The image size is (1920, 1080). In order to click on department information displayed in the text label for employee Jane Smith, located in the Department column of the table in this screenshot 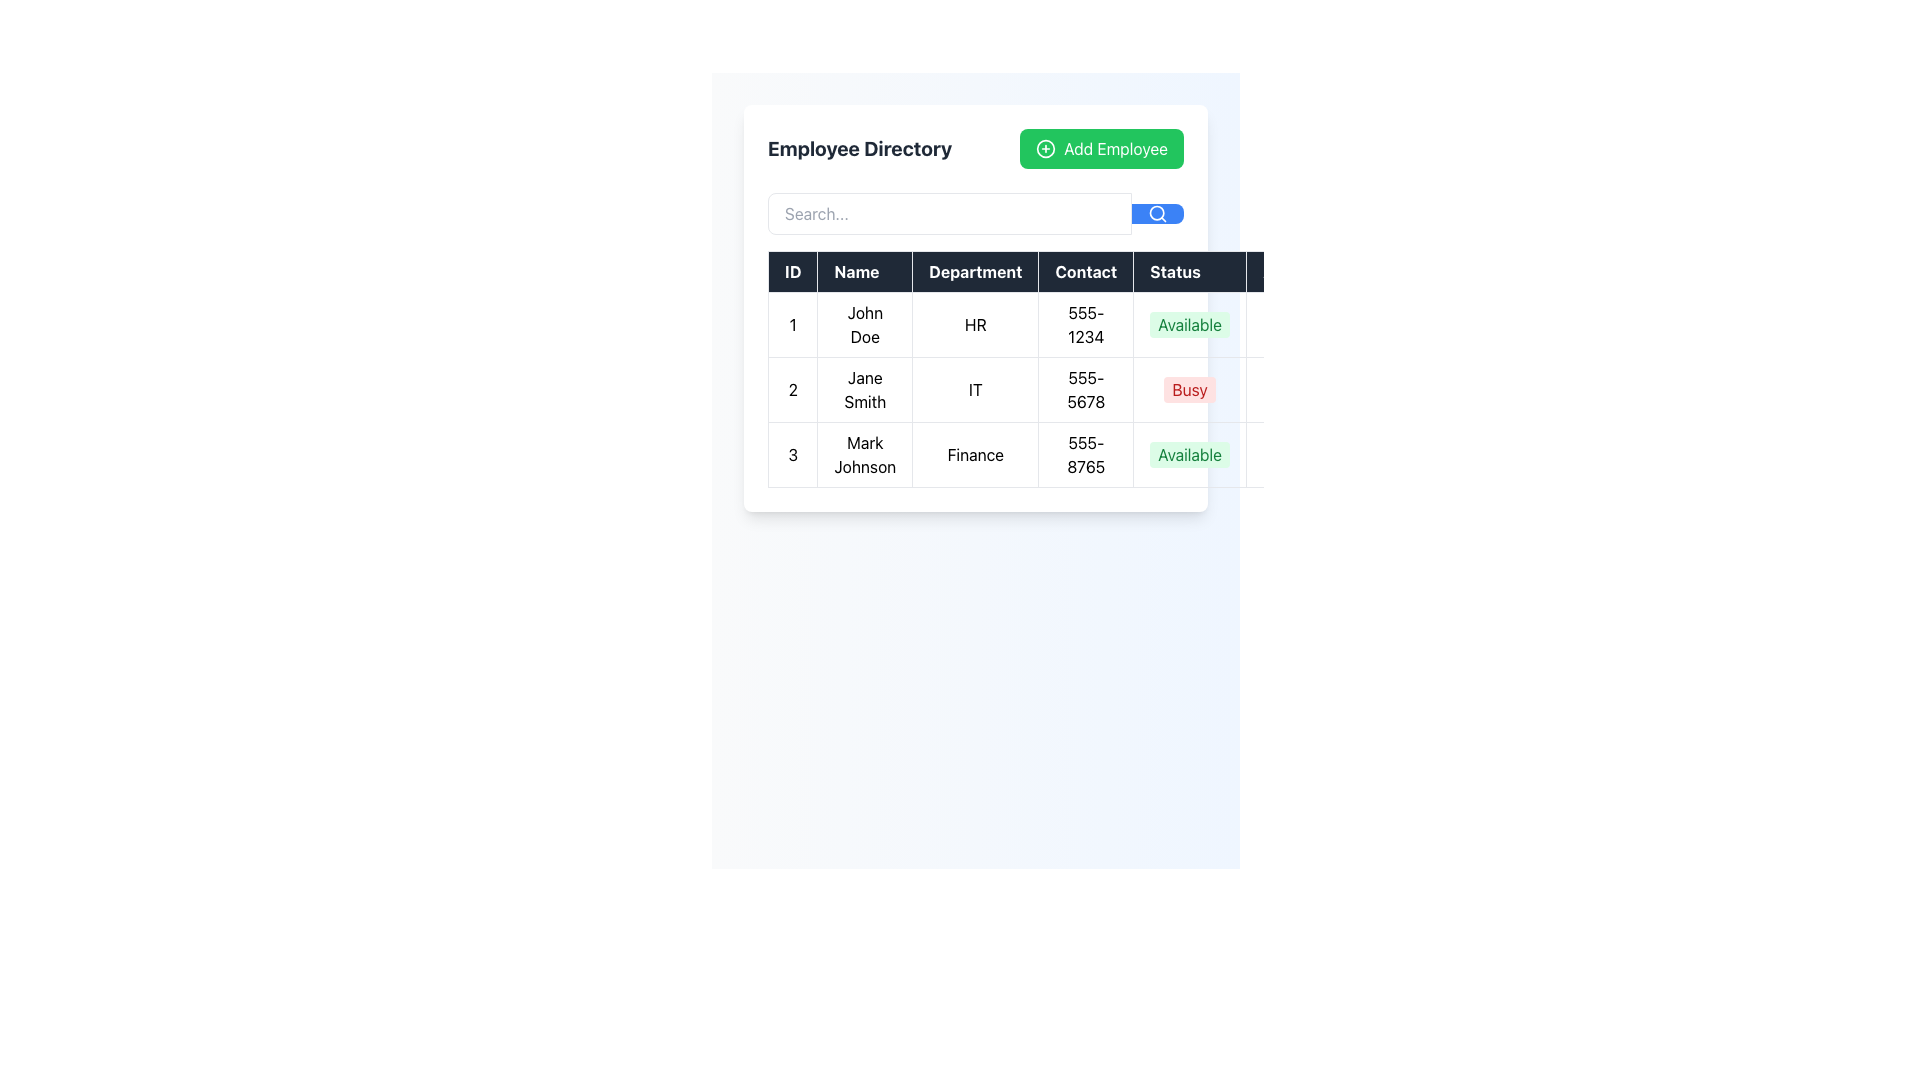, I will do `click(975, 389)`.